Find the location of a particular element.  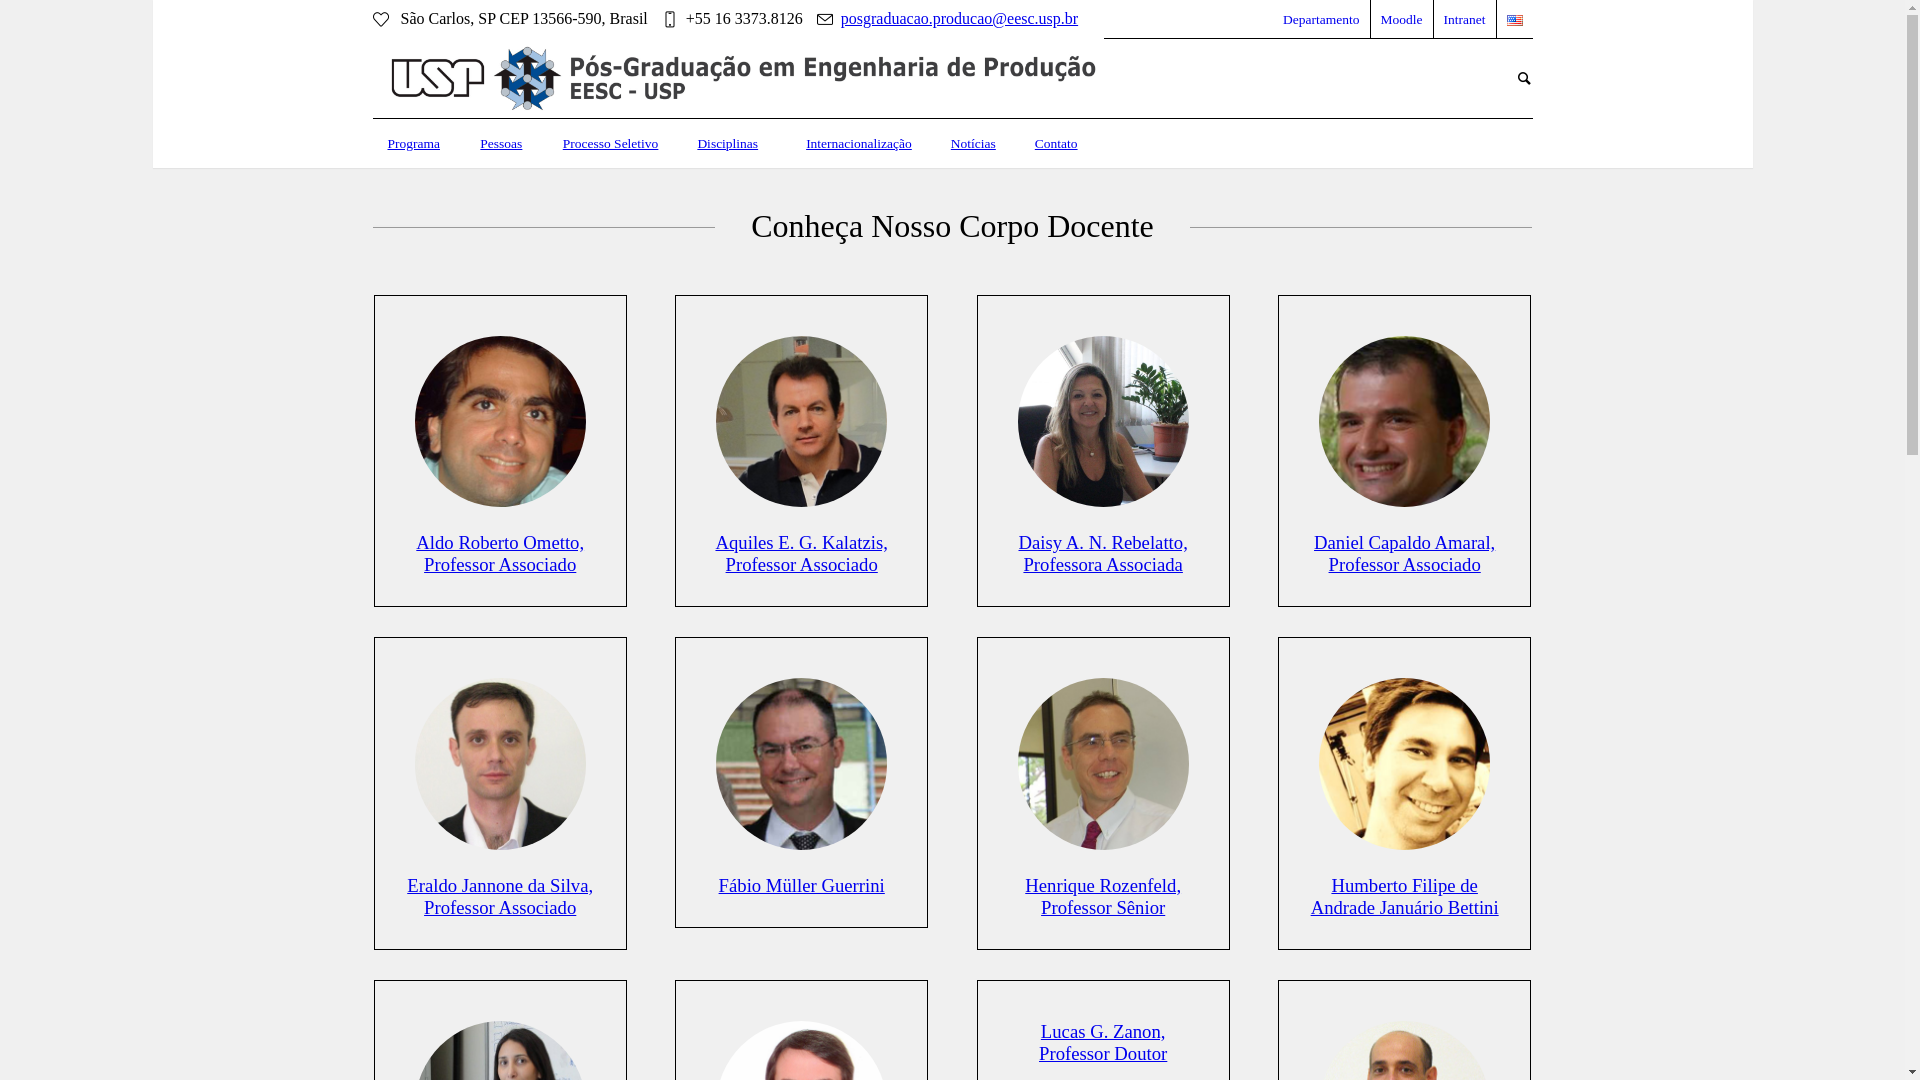

'Pessoas' is located at coordinates (500, 142).